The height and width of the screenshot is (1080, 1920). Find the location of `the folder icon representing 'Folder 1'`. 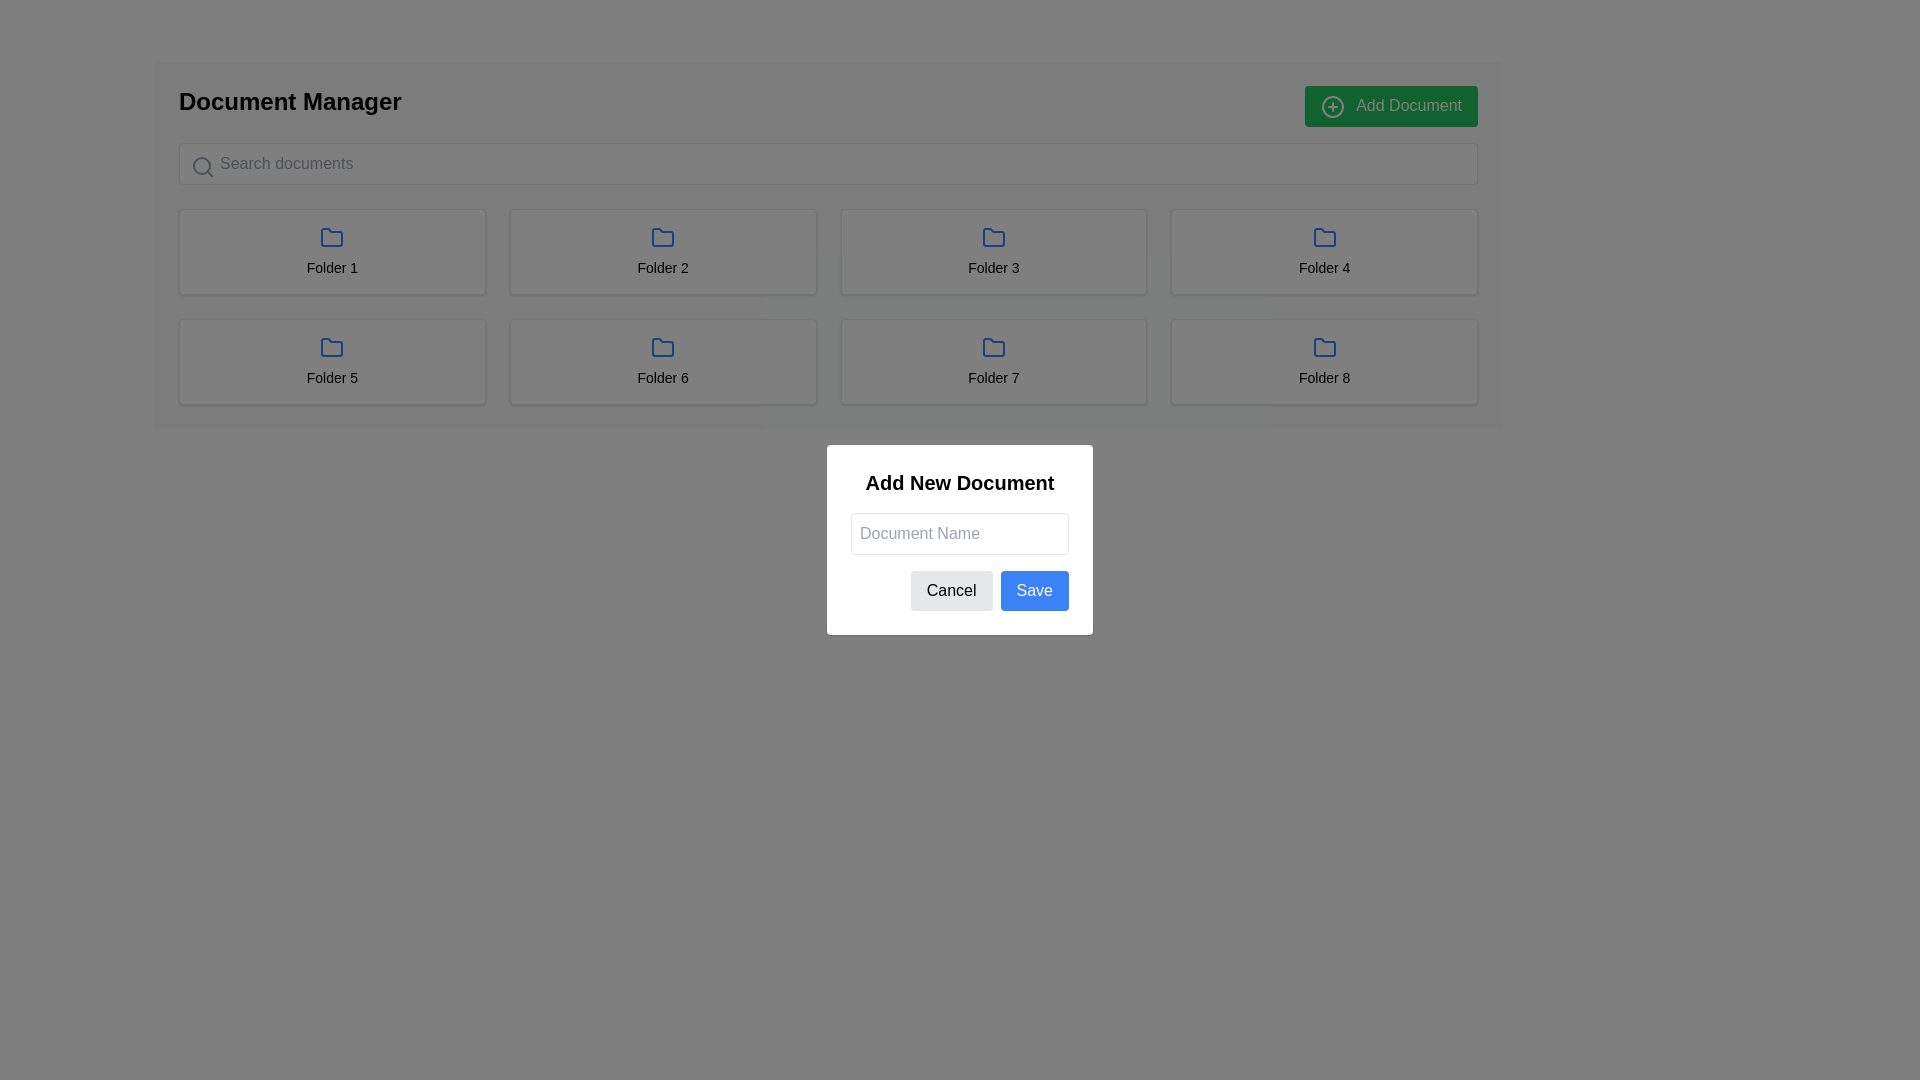

the folder icon representing 'Folder 1' is located at coordinates (332, 236).